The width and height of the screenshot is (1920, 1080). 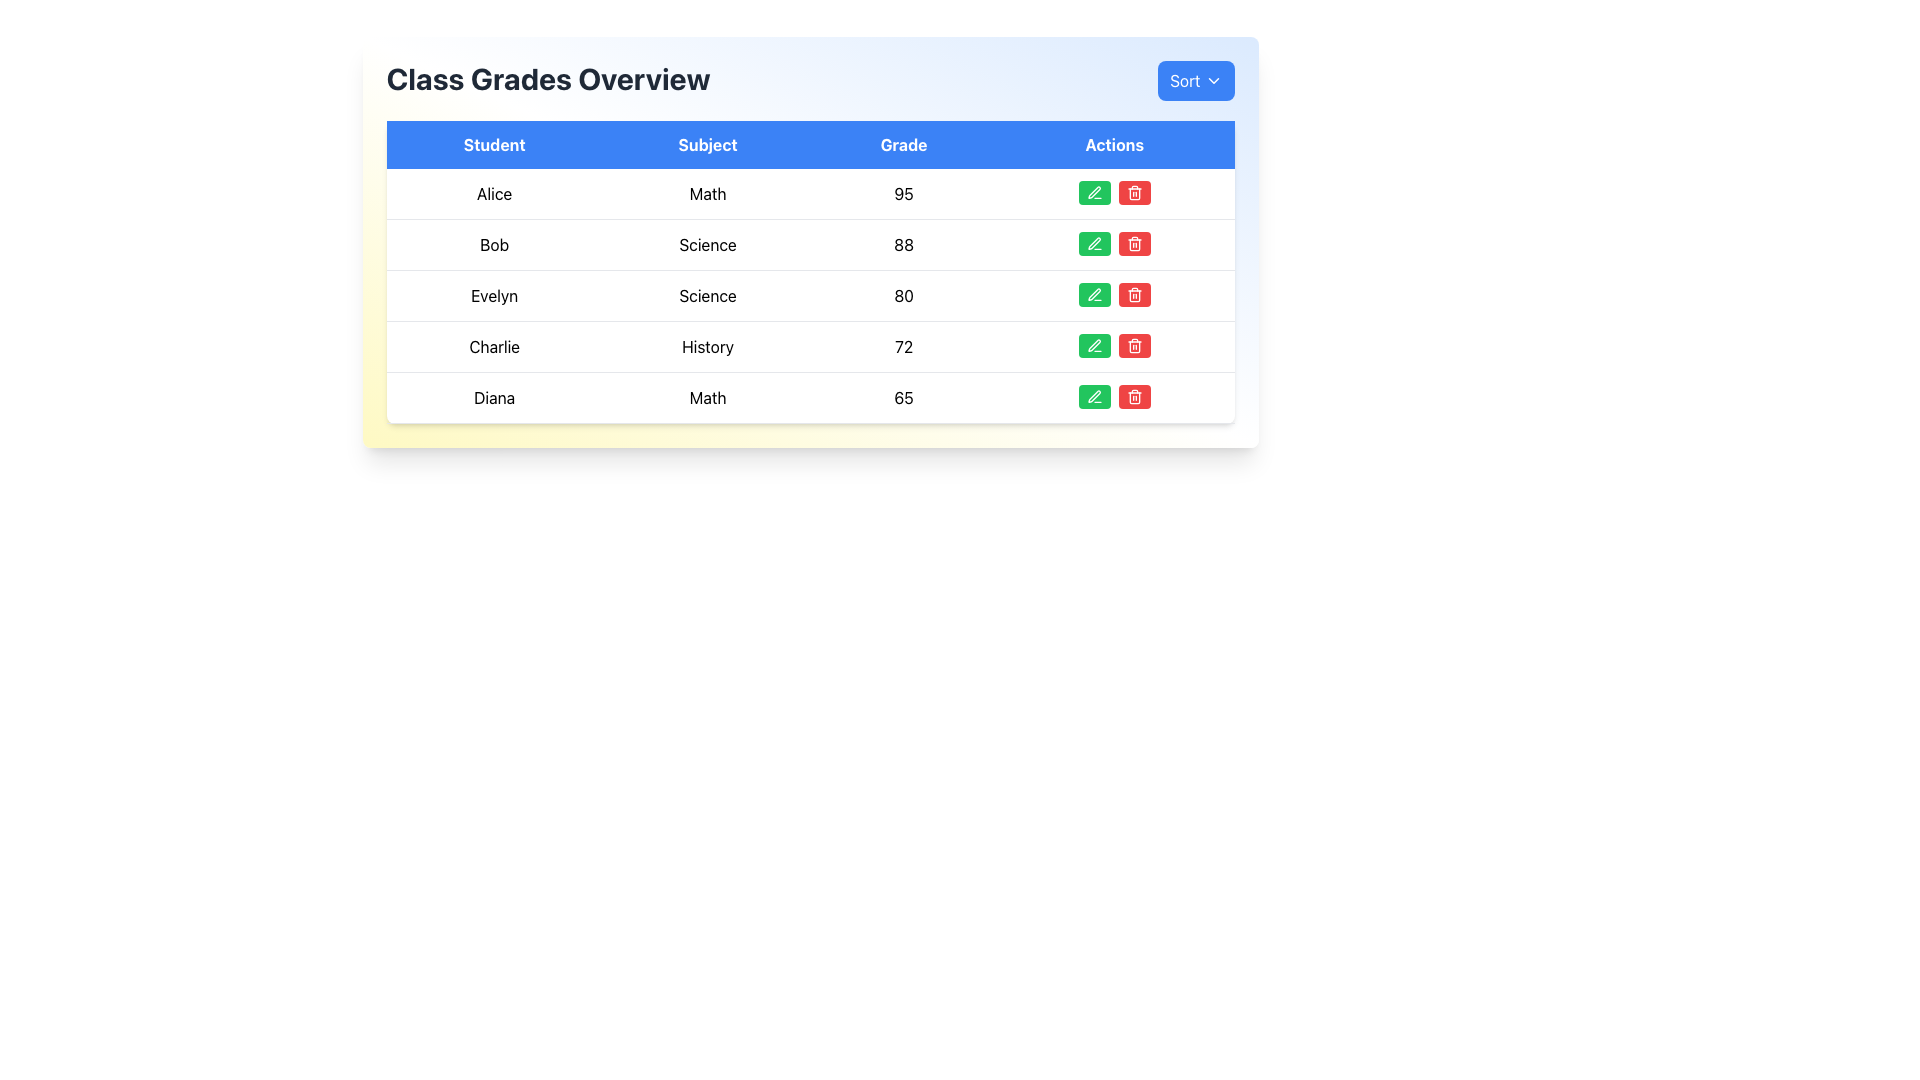 I want to click on the bold white text label reading 'Subject' located on a blue background in the table header row, so click(x=708, y=144).